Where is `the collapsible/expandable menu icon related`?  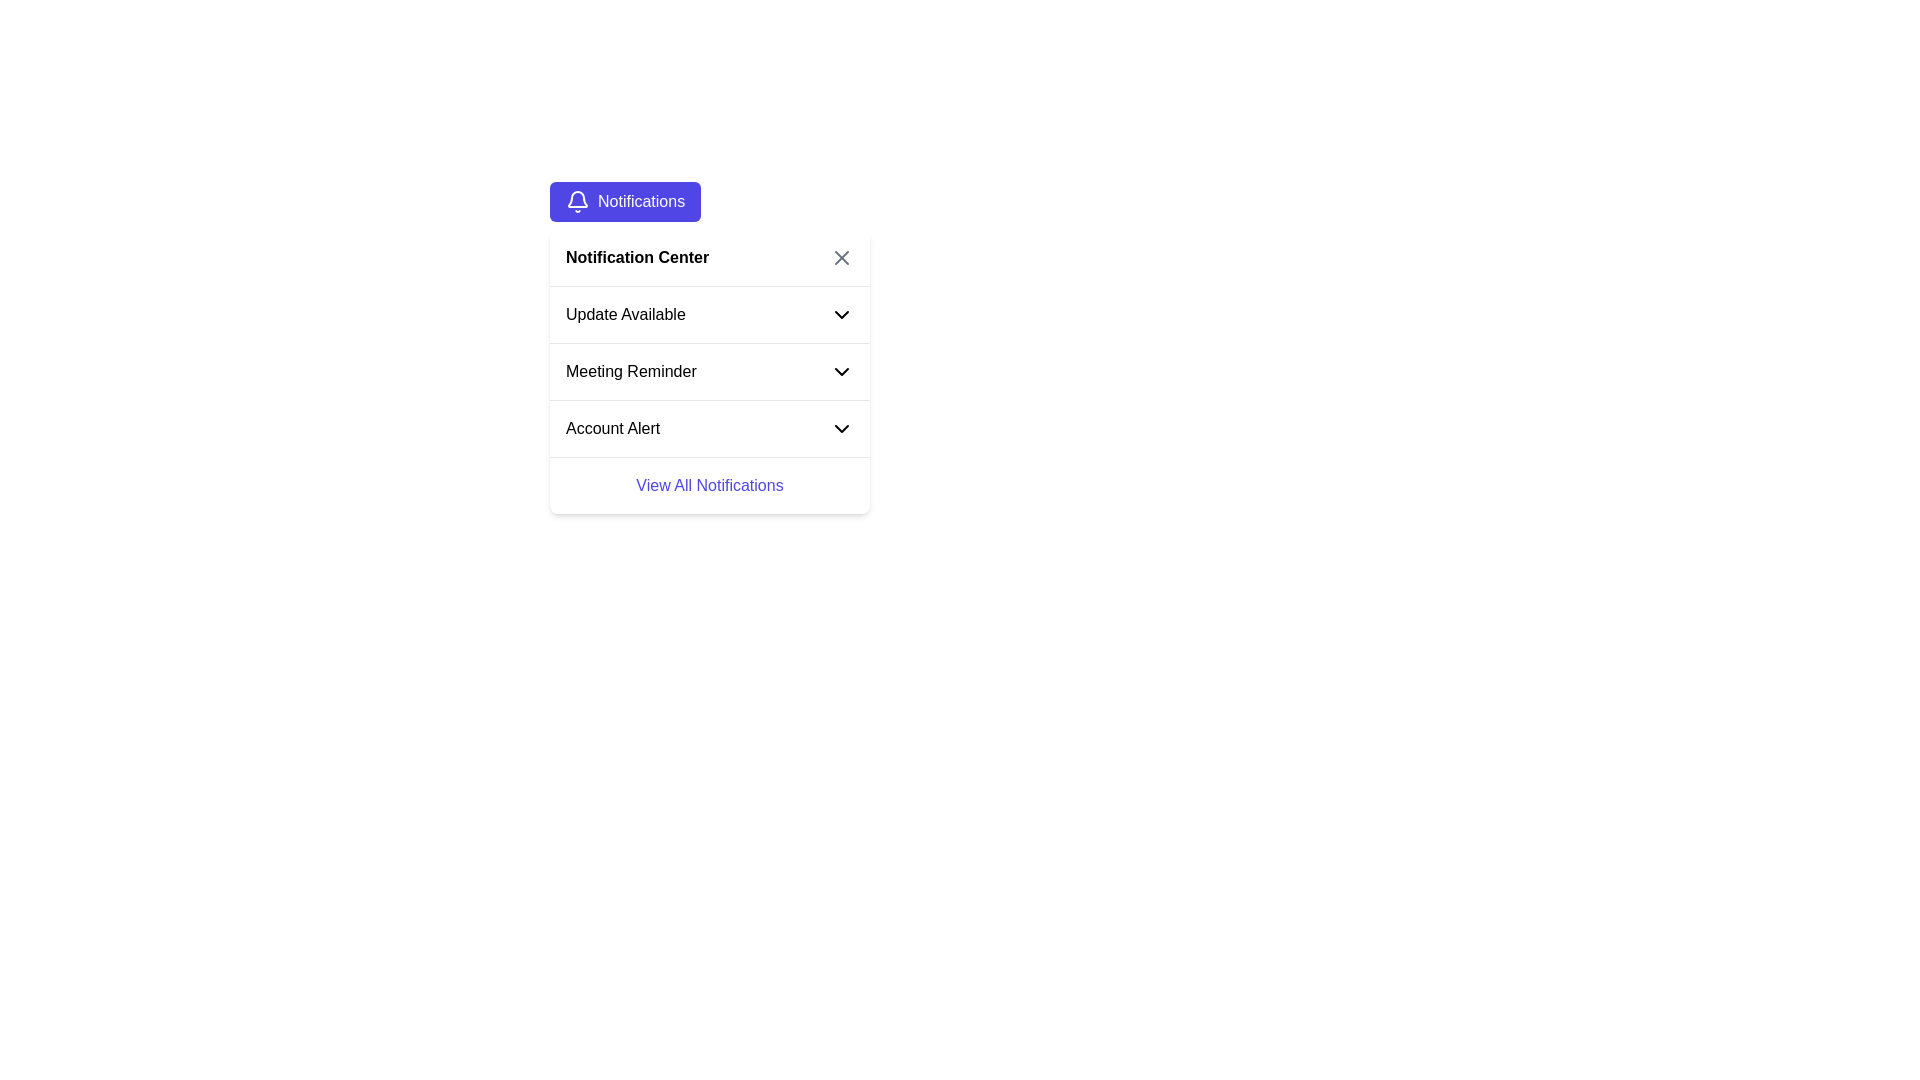 the collapsible/expandable menu icon related is located at coordinates (841, 427).